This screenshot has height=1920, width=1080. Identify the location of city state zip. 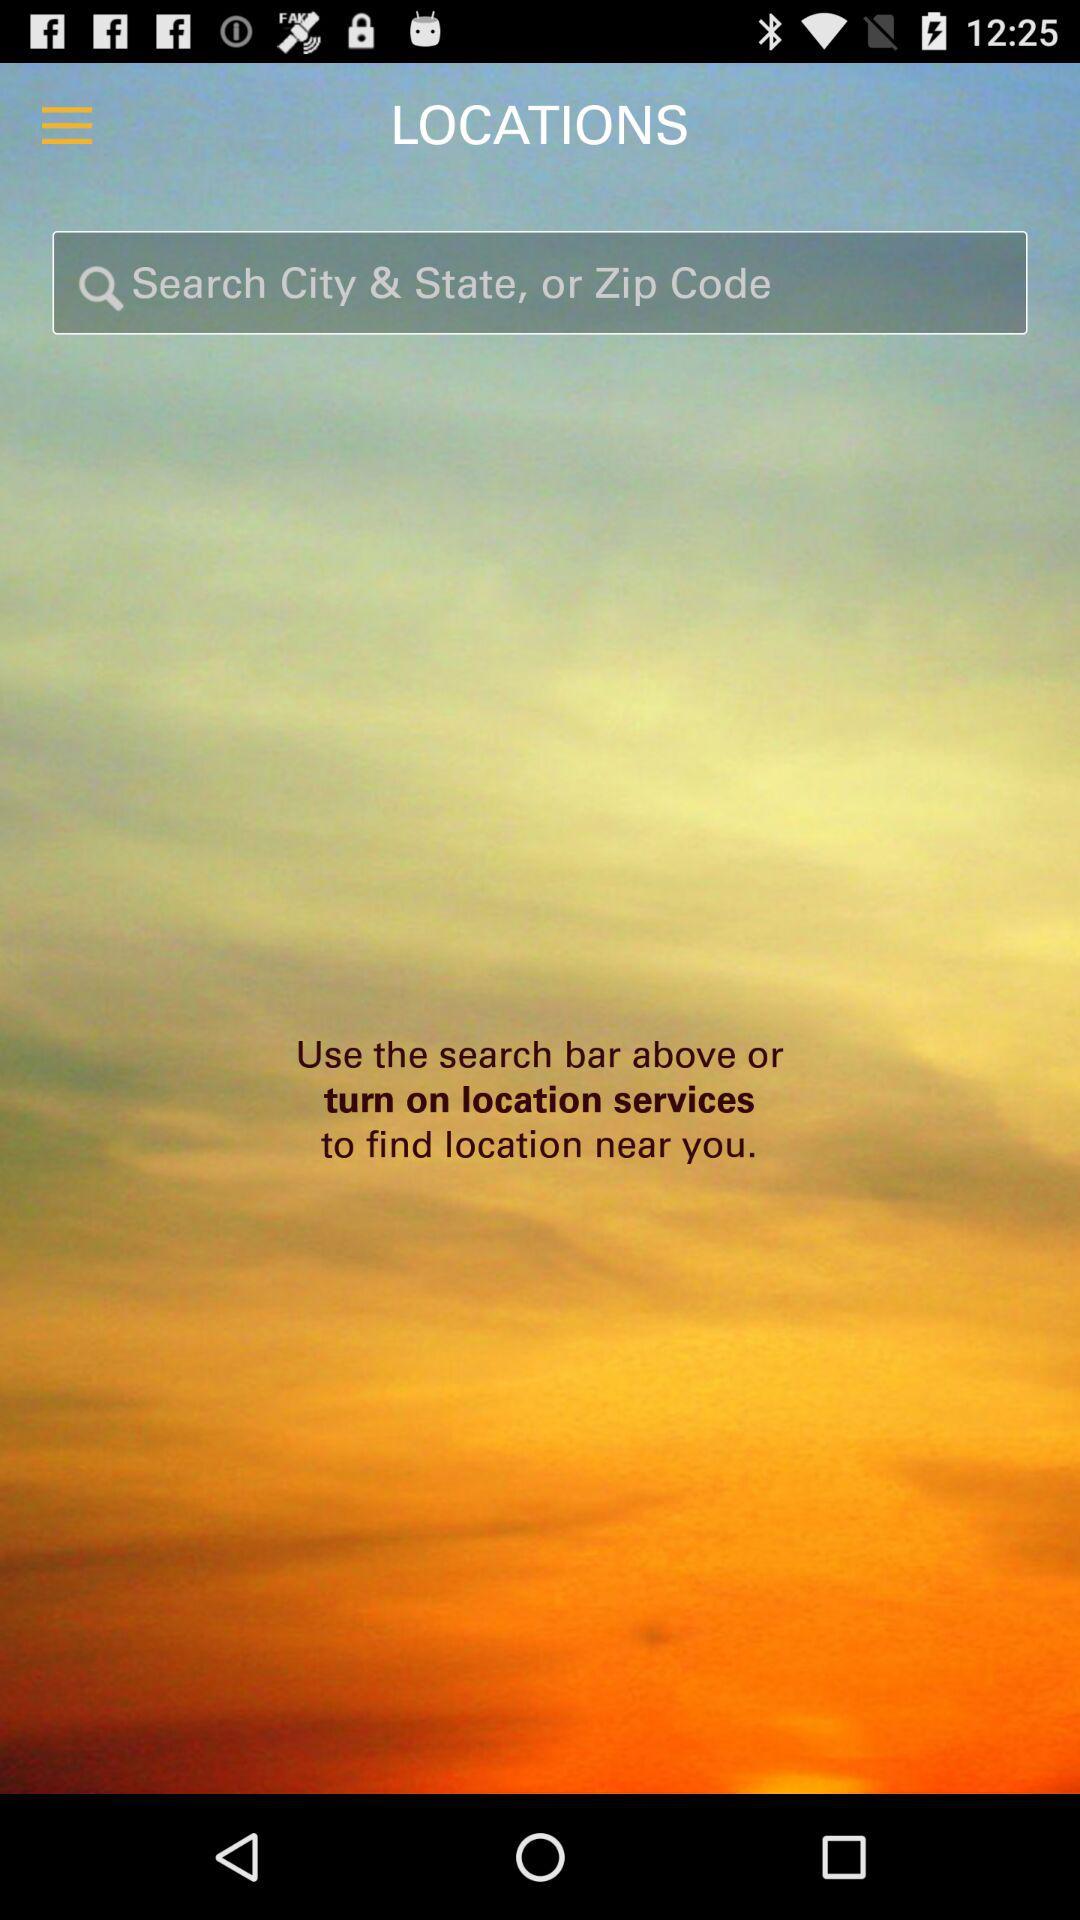
(540, 281).